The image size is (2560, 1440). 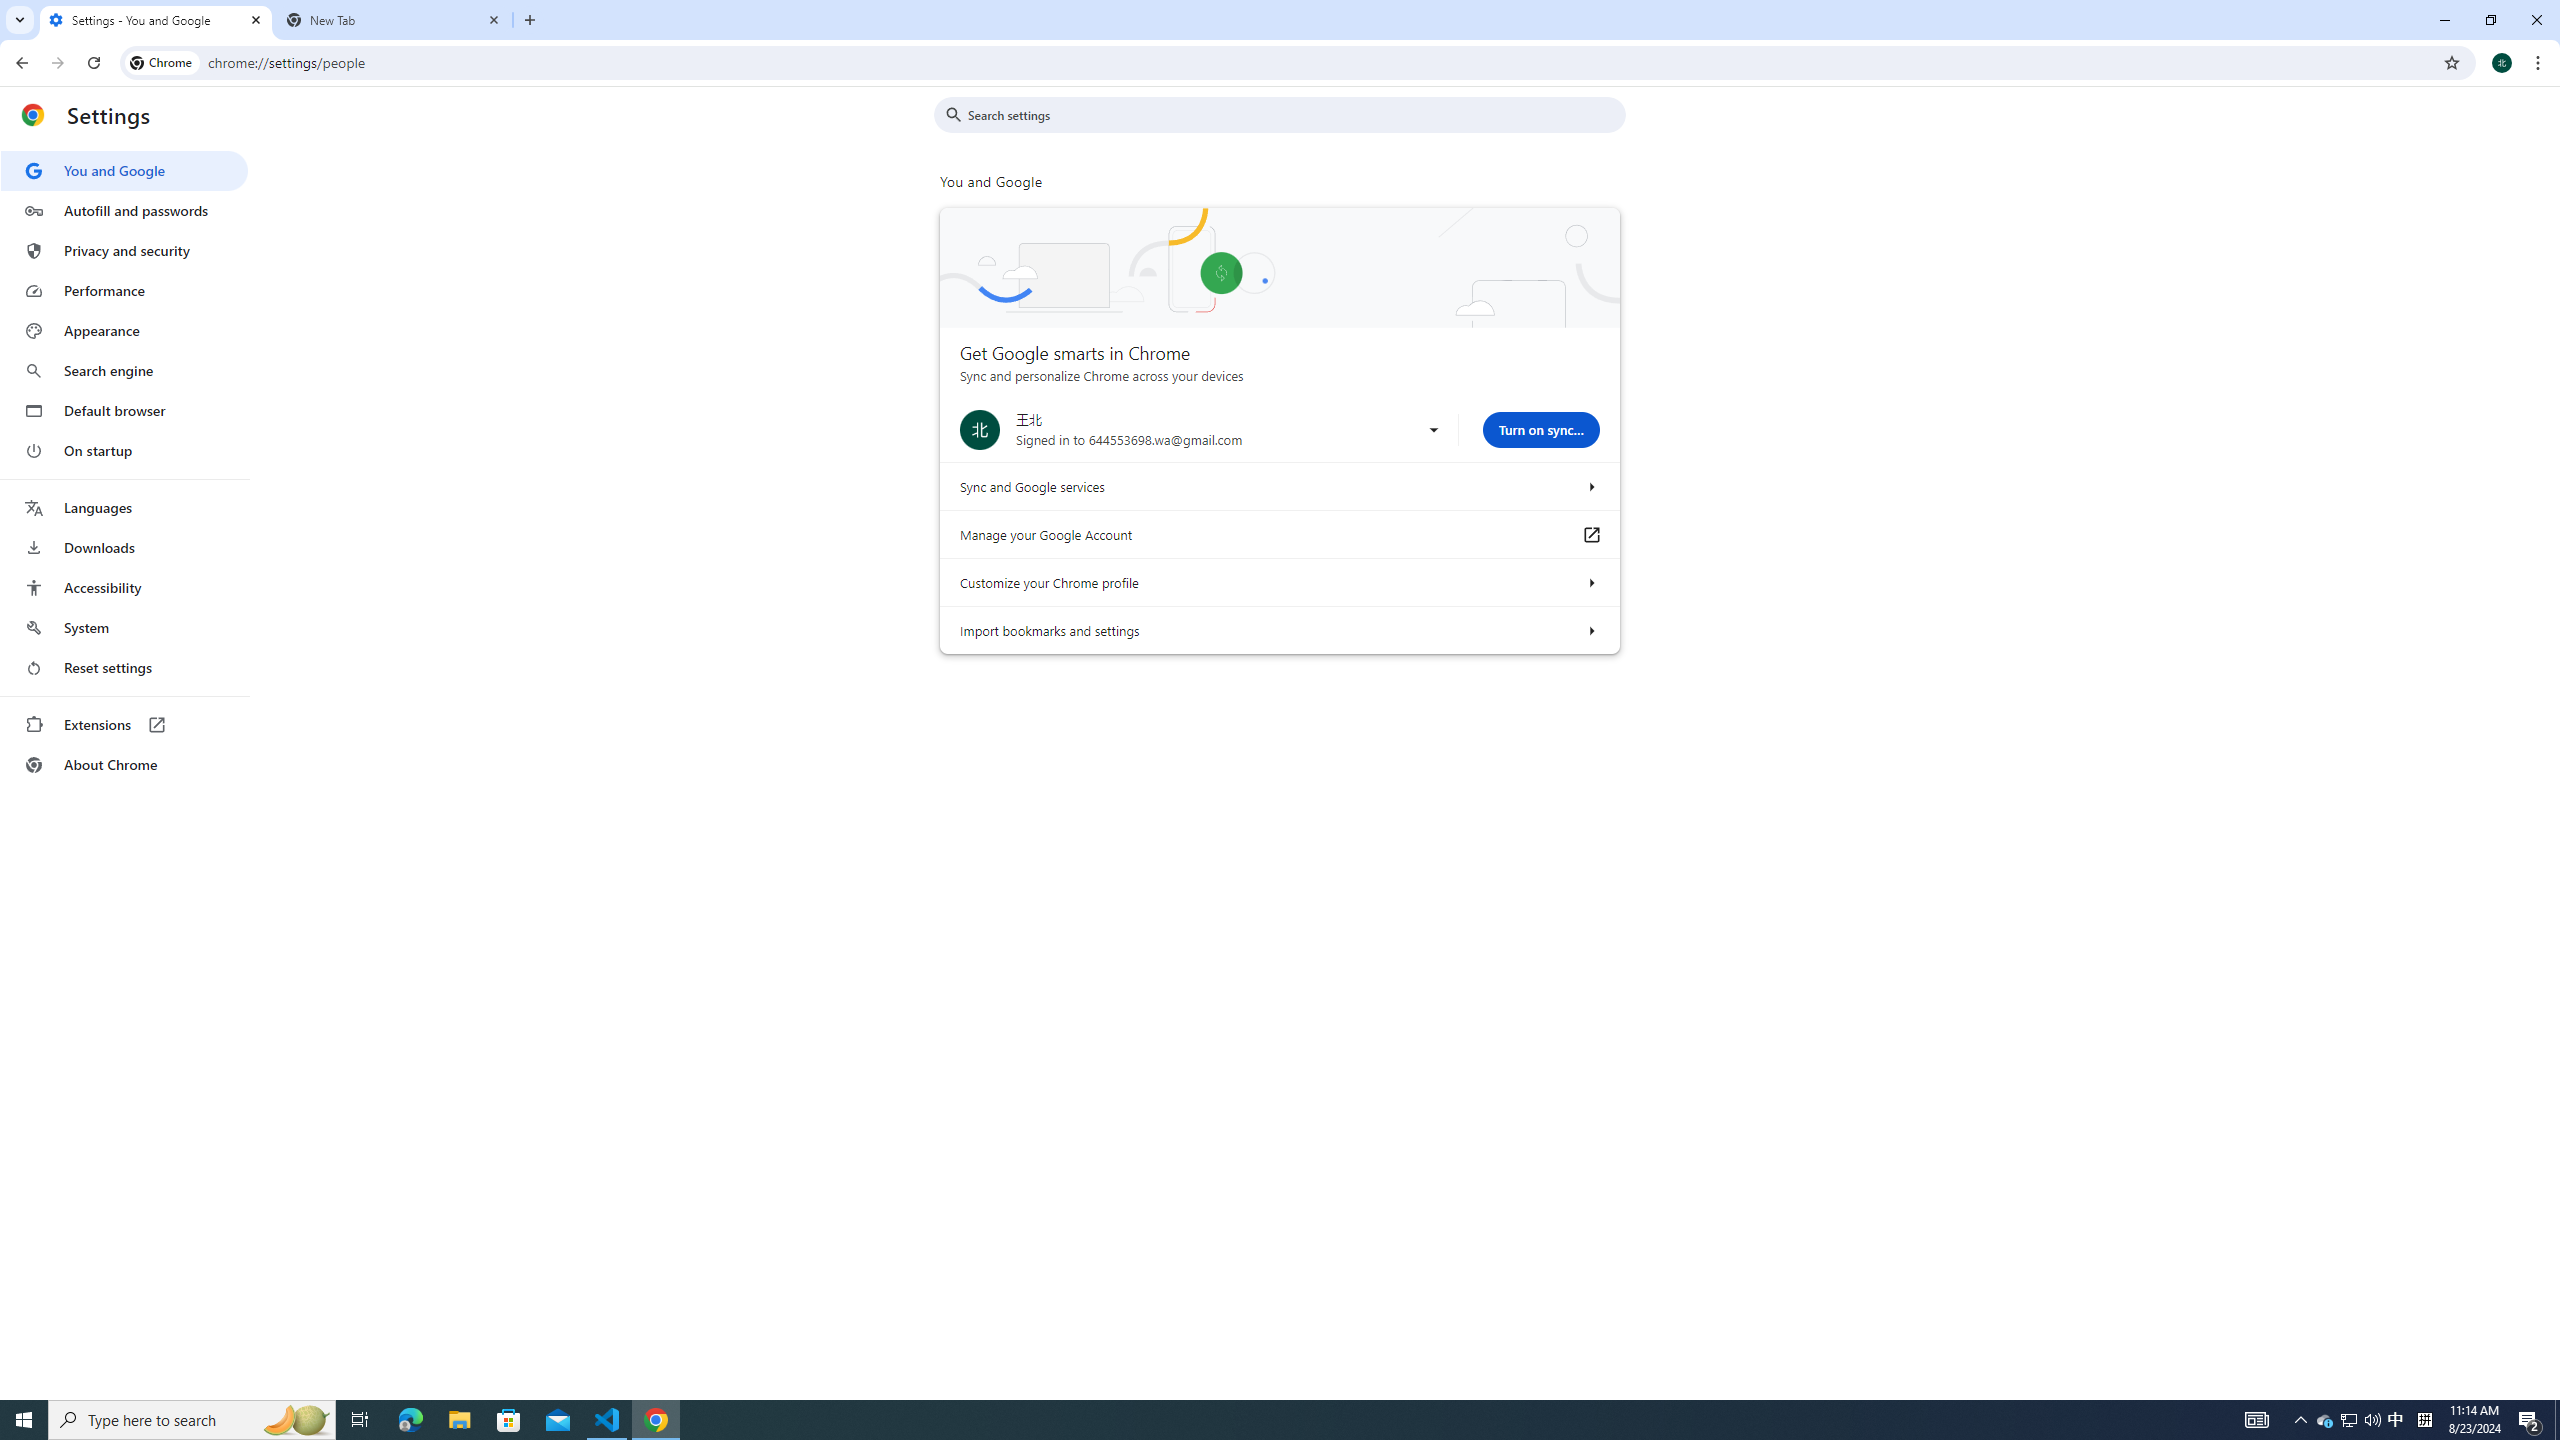 What do you see at coordinates (123, 290) in the screenshot?
I see `'Performance'` at bounding box center [123, 290].